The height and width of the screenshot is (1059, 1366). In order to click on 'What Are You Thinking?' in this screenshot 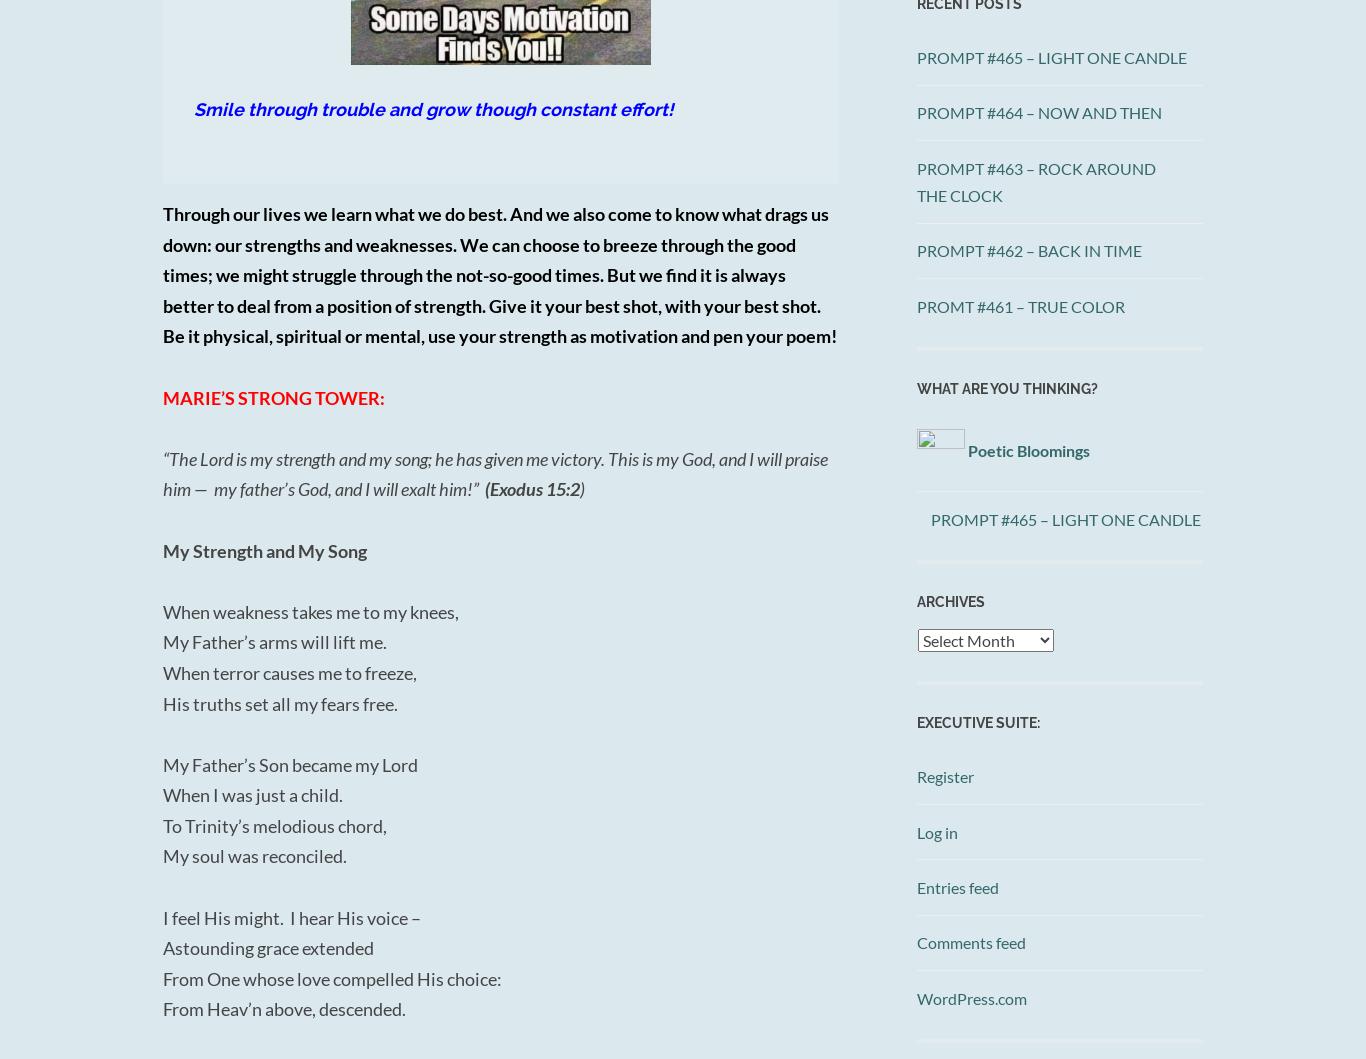, I will do `click(1007, 387)`.